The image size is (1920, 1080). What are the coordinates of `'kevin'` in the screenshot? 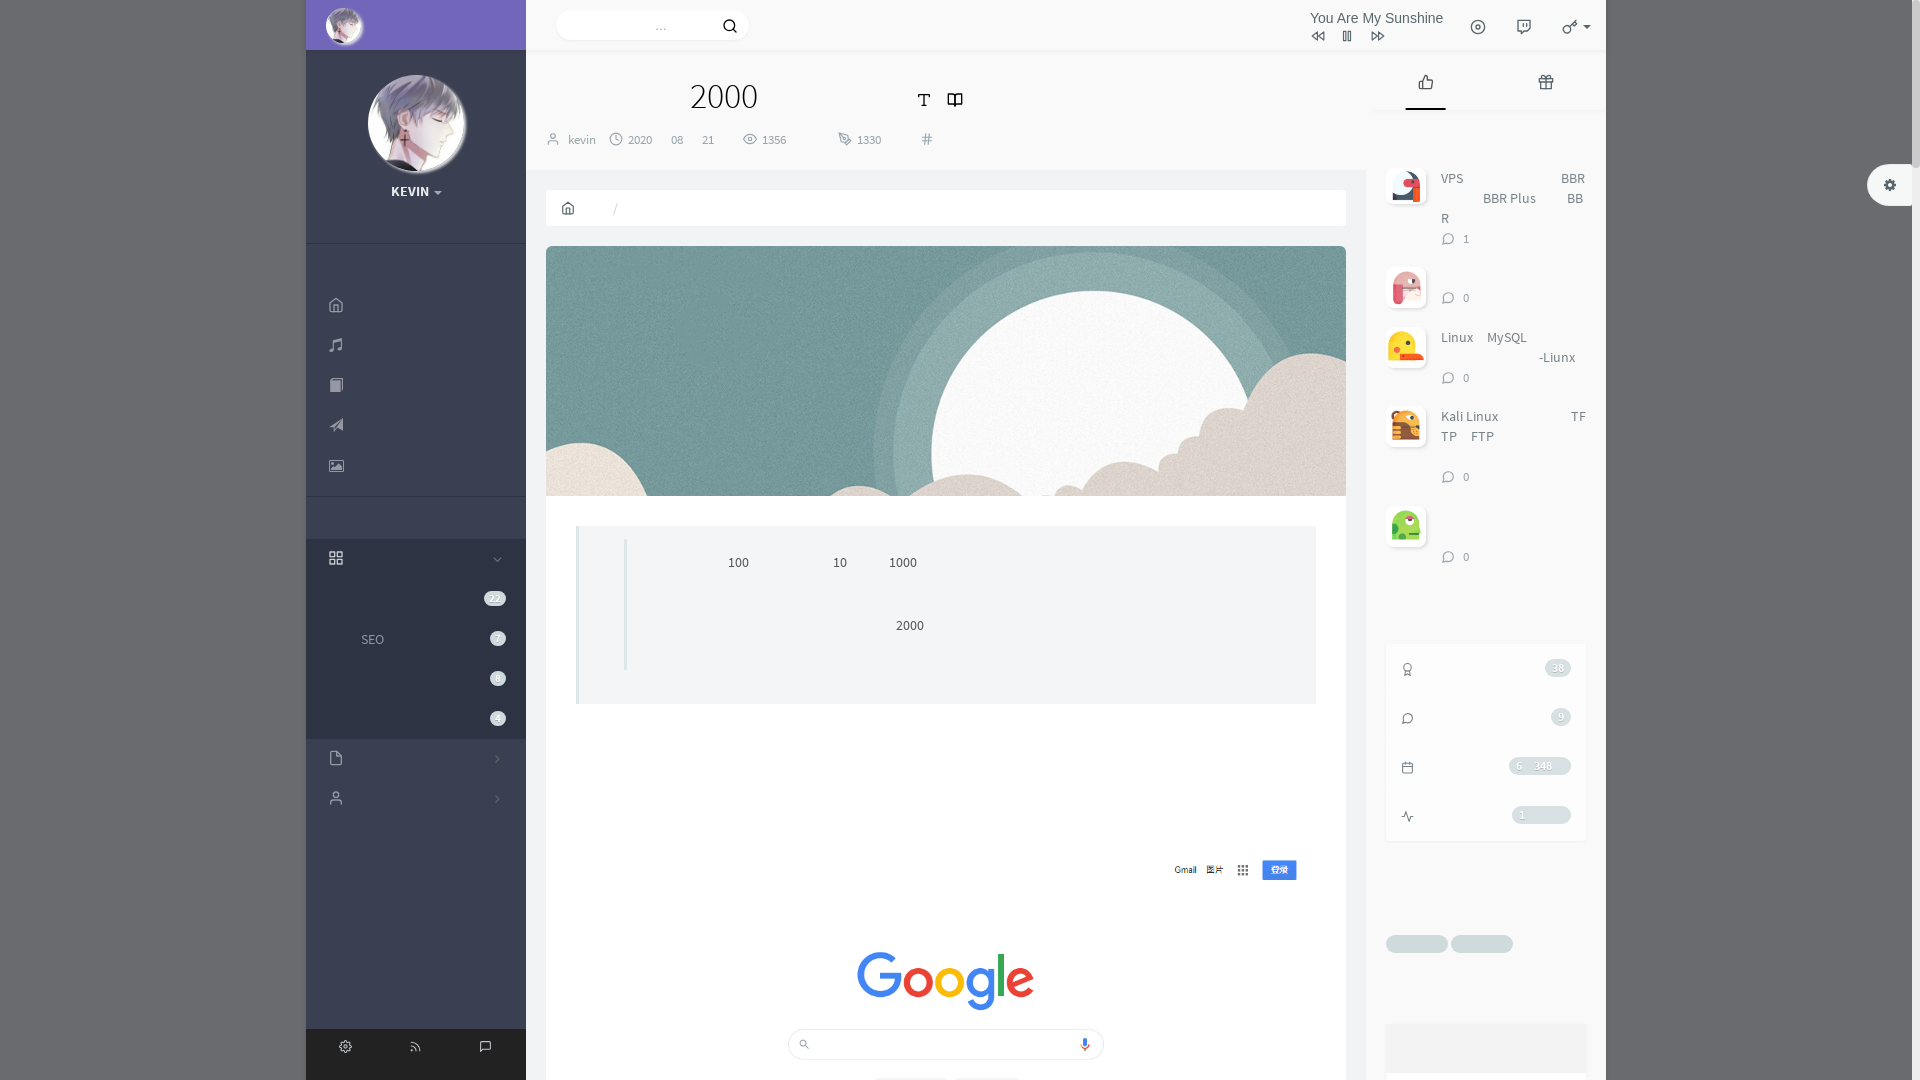 It's located at (580, 138).